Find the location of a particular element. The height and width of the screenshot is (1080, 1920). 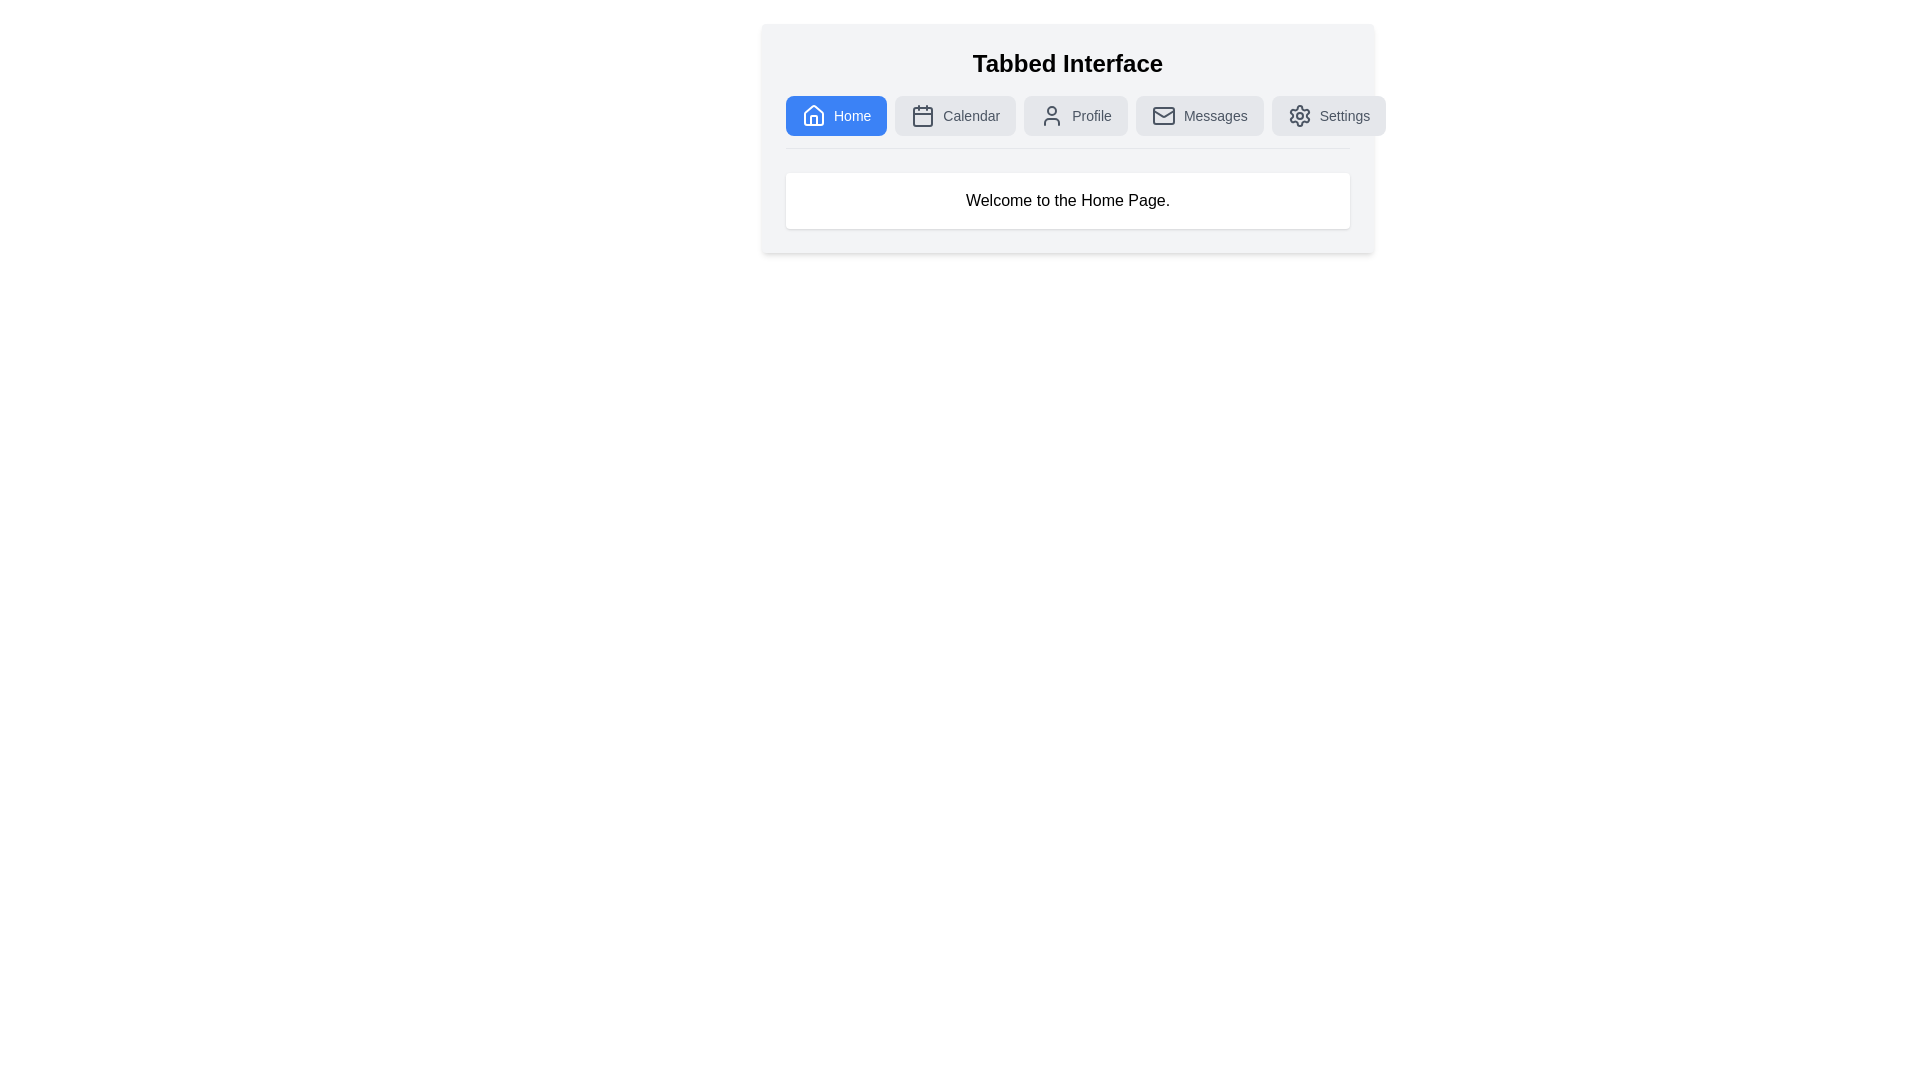

the 'Home' text label, which is displayed in white text on a blue background and is part of the navigation menu is located at coordinates (852, 115).